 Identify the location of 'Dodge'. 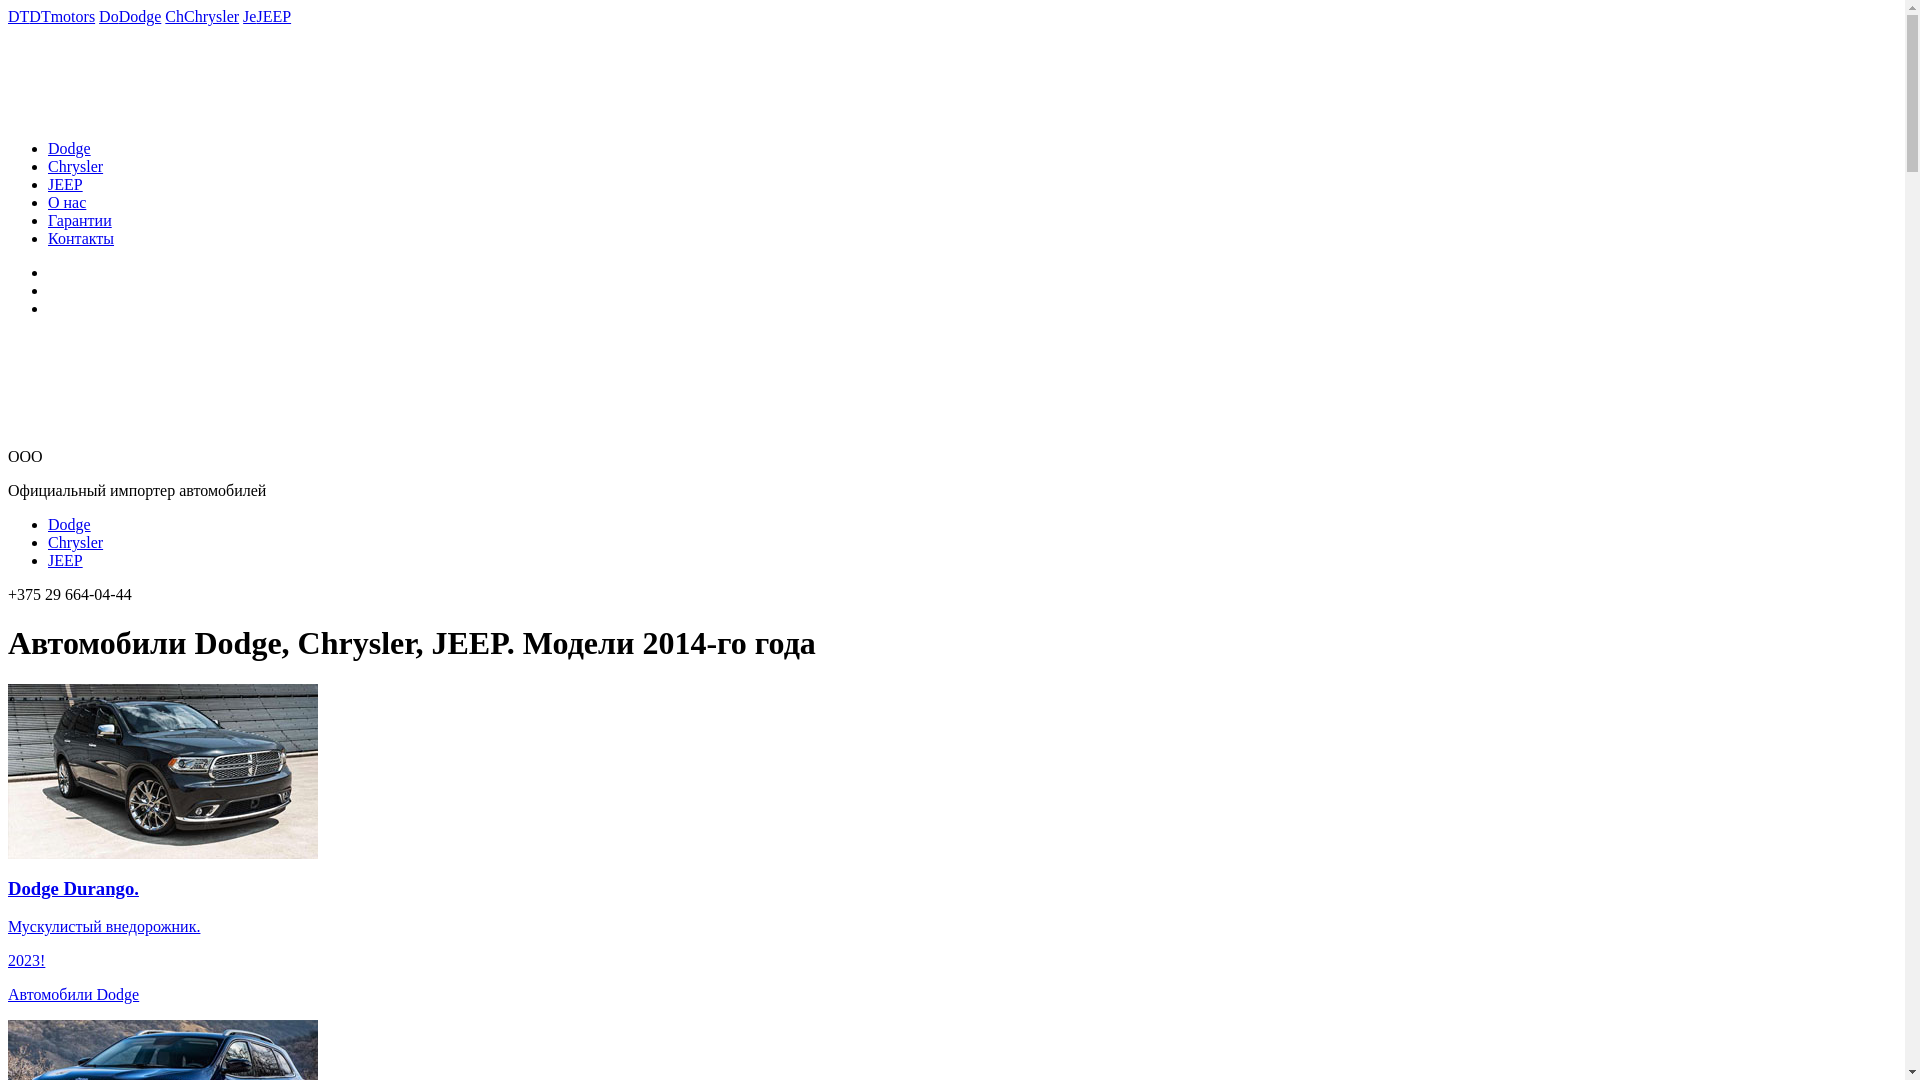
(69, 147).